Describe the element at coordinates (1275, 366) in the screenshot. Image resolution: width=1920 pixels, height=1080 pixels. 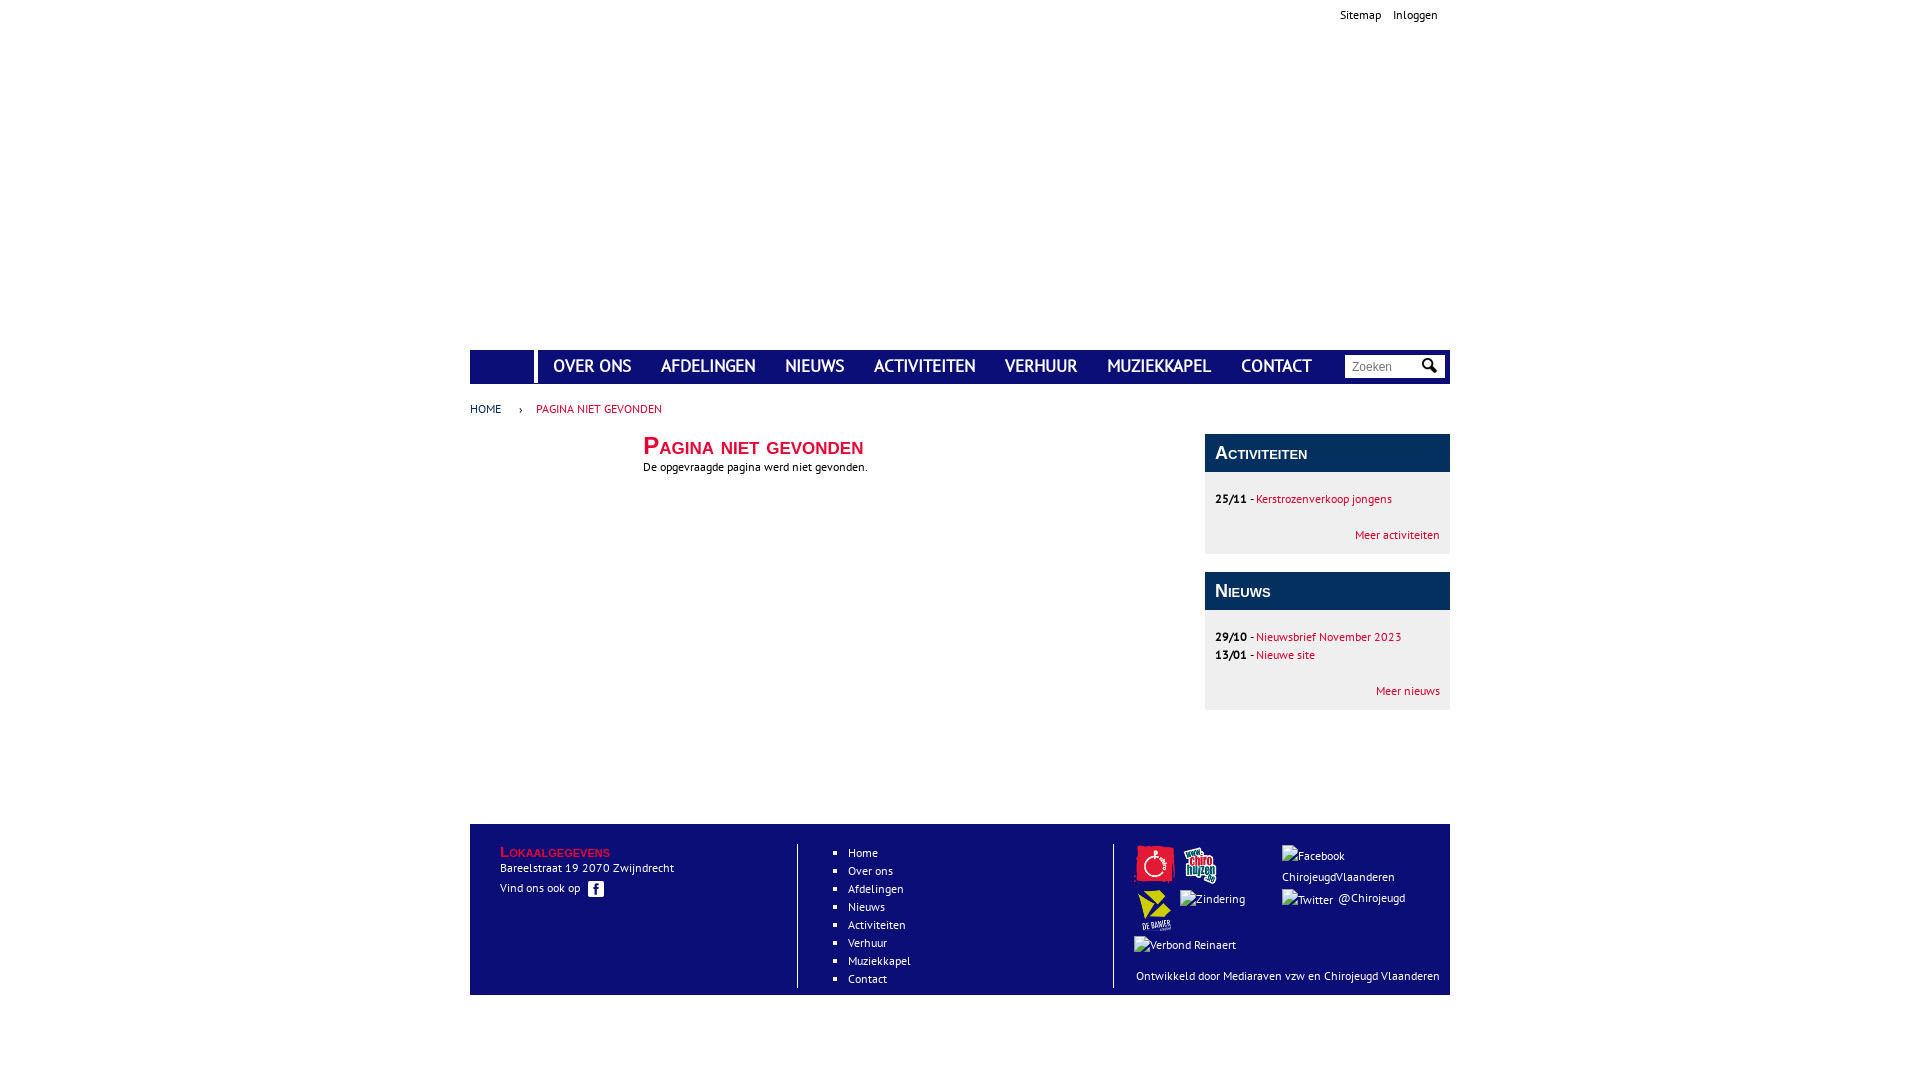
I see `'CONTACT'` at that location.